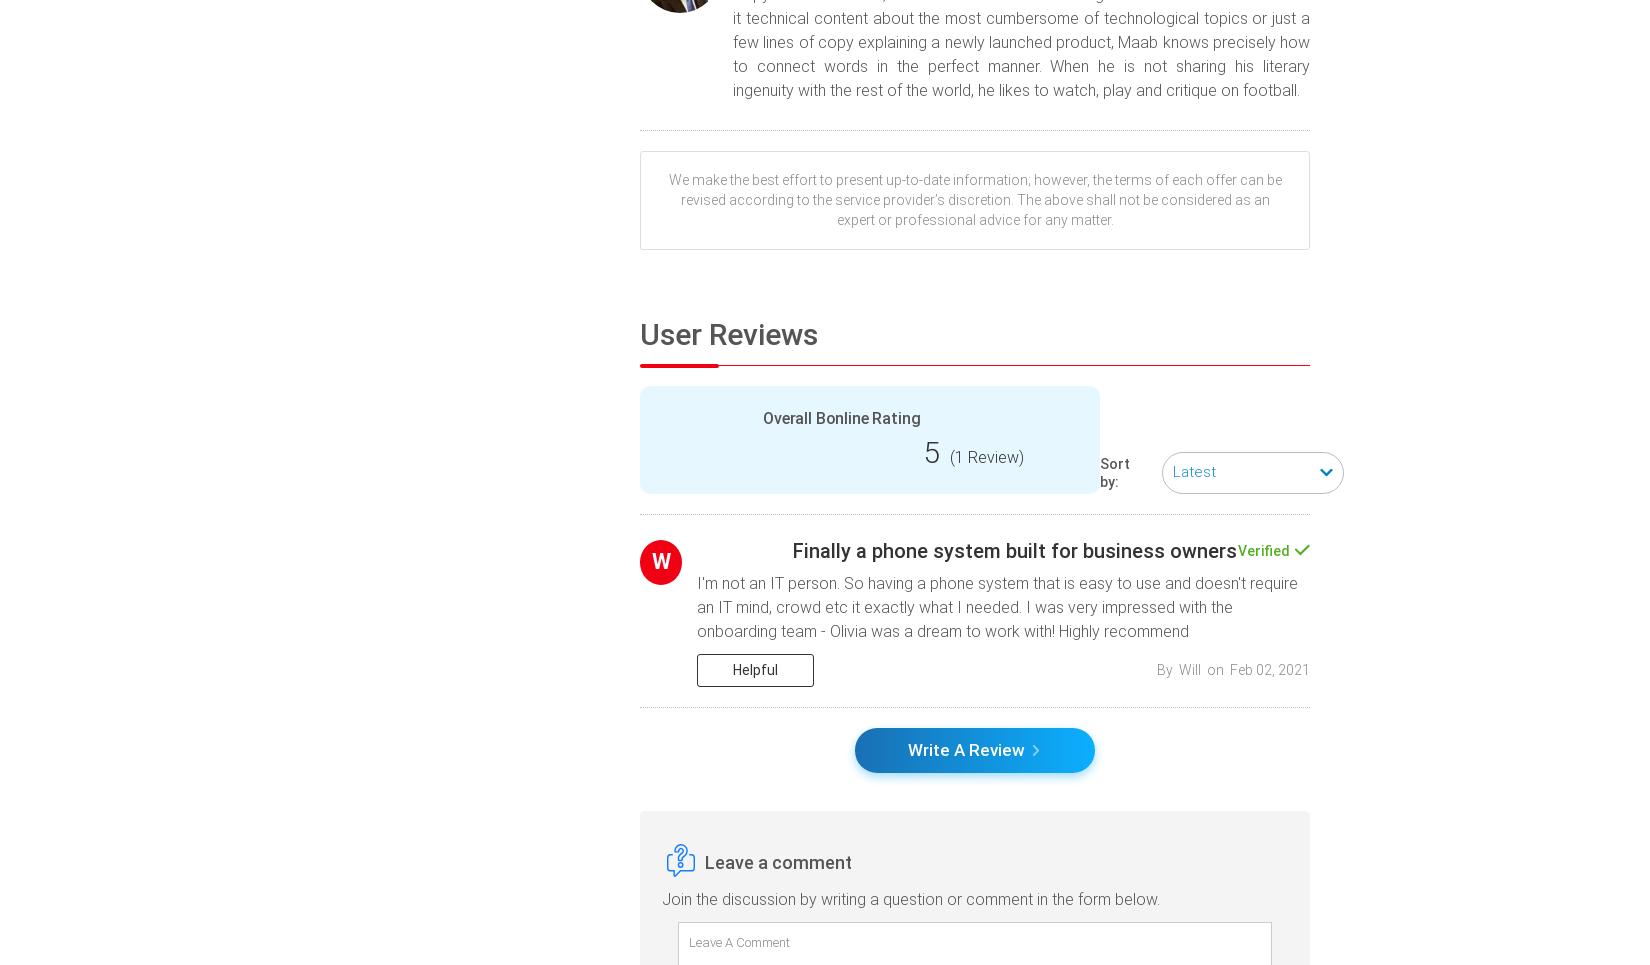 This screenshot has height=965, width=1650. What do you see at coordinates (777, 862) in the screenshot?
I see `'Leave a comment'` at bounding box center [777, 862].